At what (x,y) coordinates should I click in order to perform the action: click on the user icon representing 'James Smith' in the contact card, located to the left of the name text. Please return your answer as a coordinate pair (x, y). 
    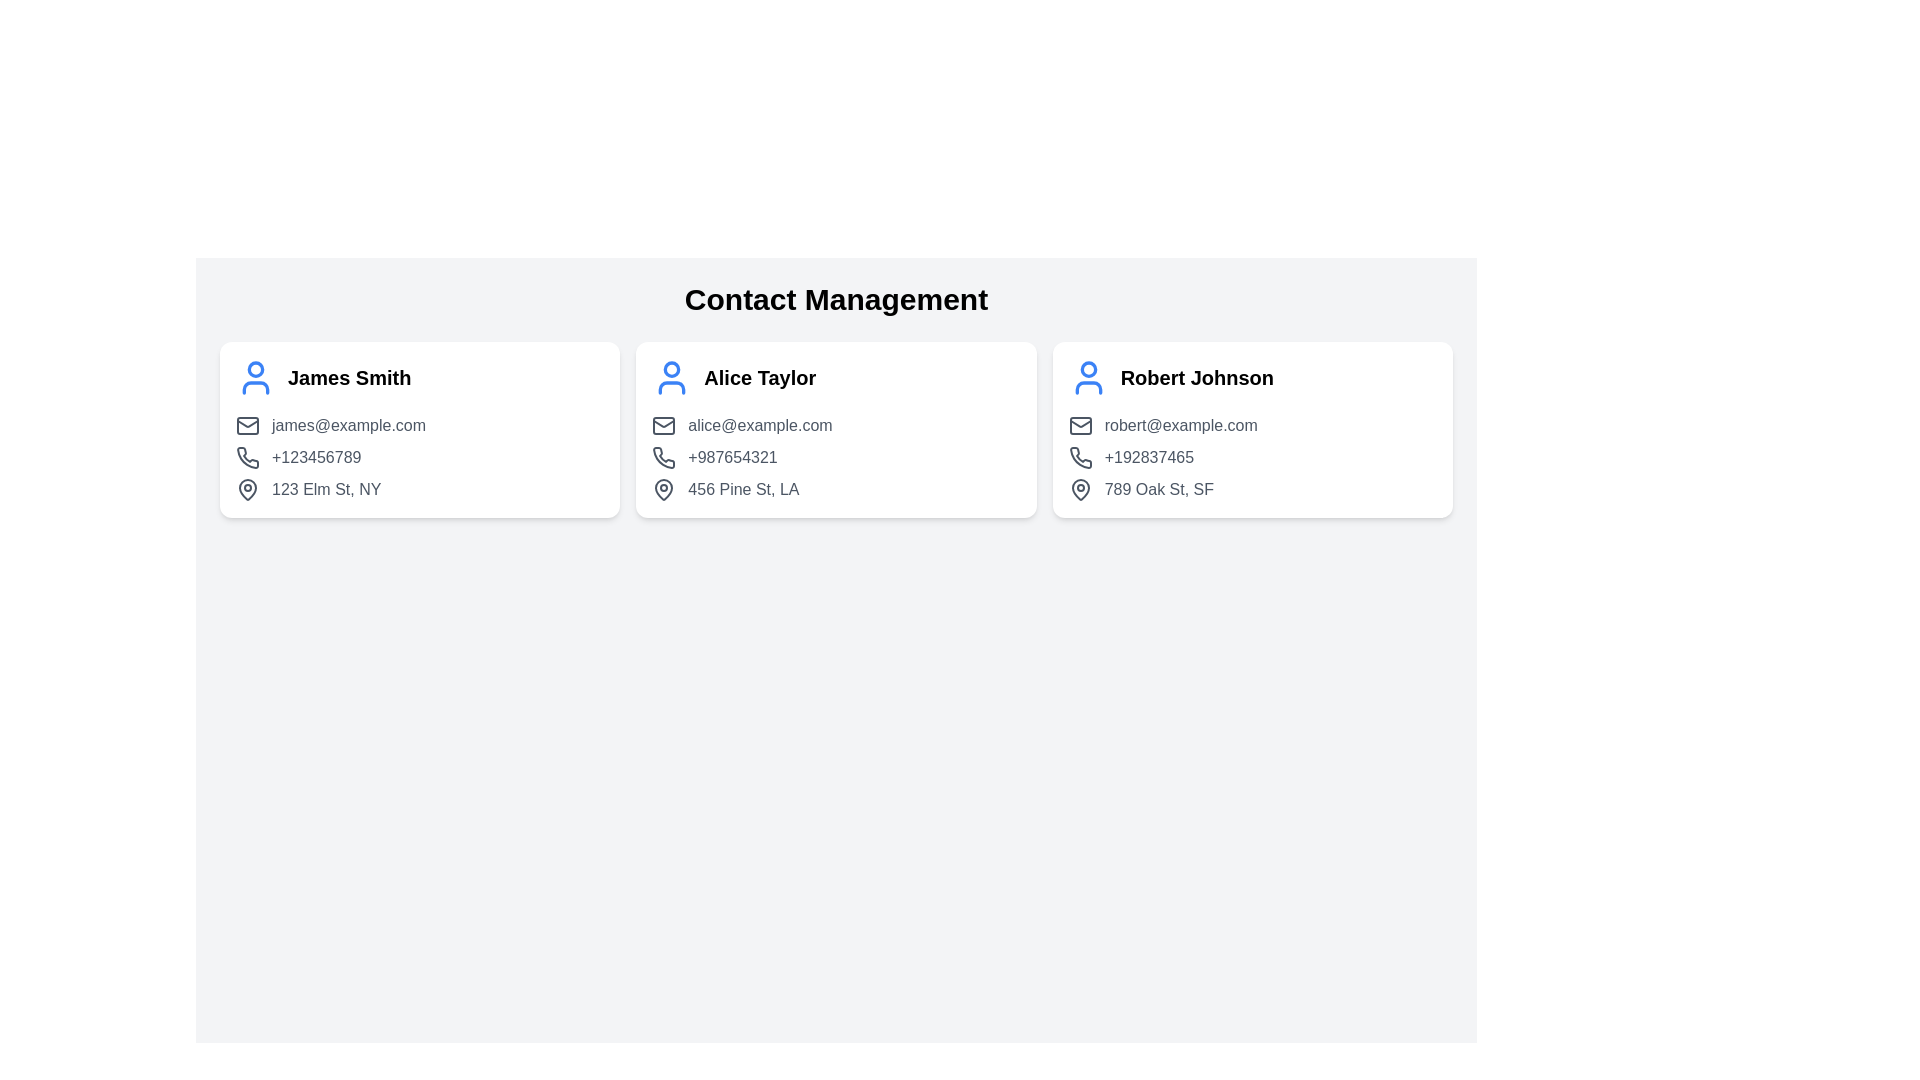
    Looking at the image, I should click on (254, 378).